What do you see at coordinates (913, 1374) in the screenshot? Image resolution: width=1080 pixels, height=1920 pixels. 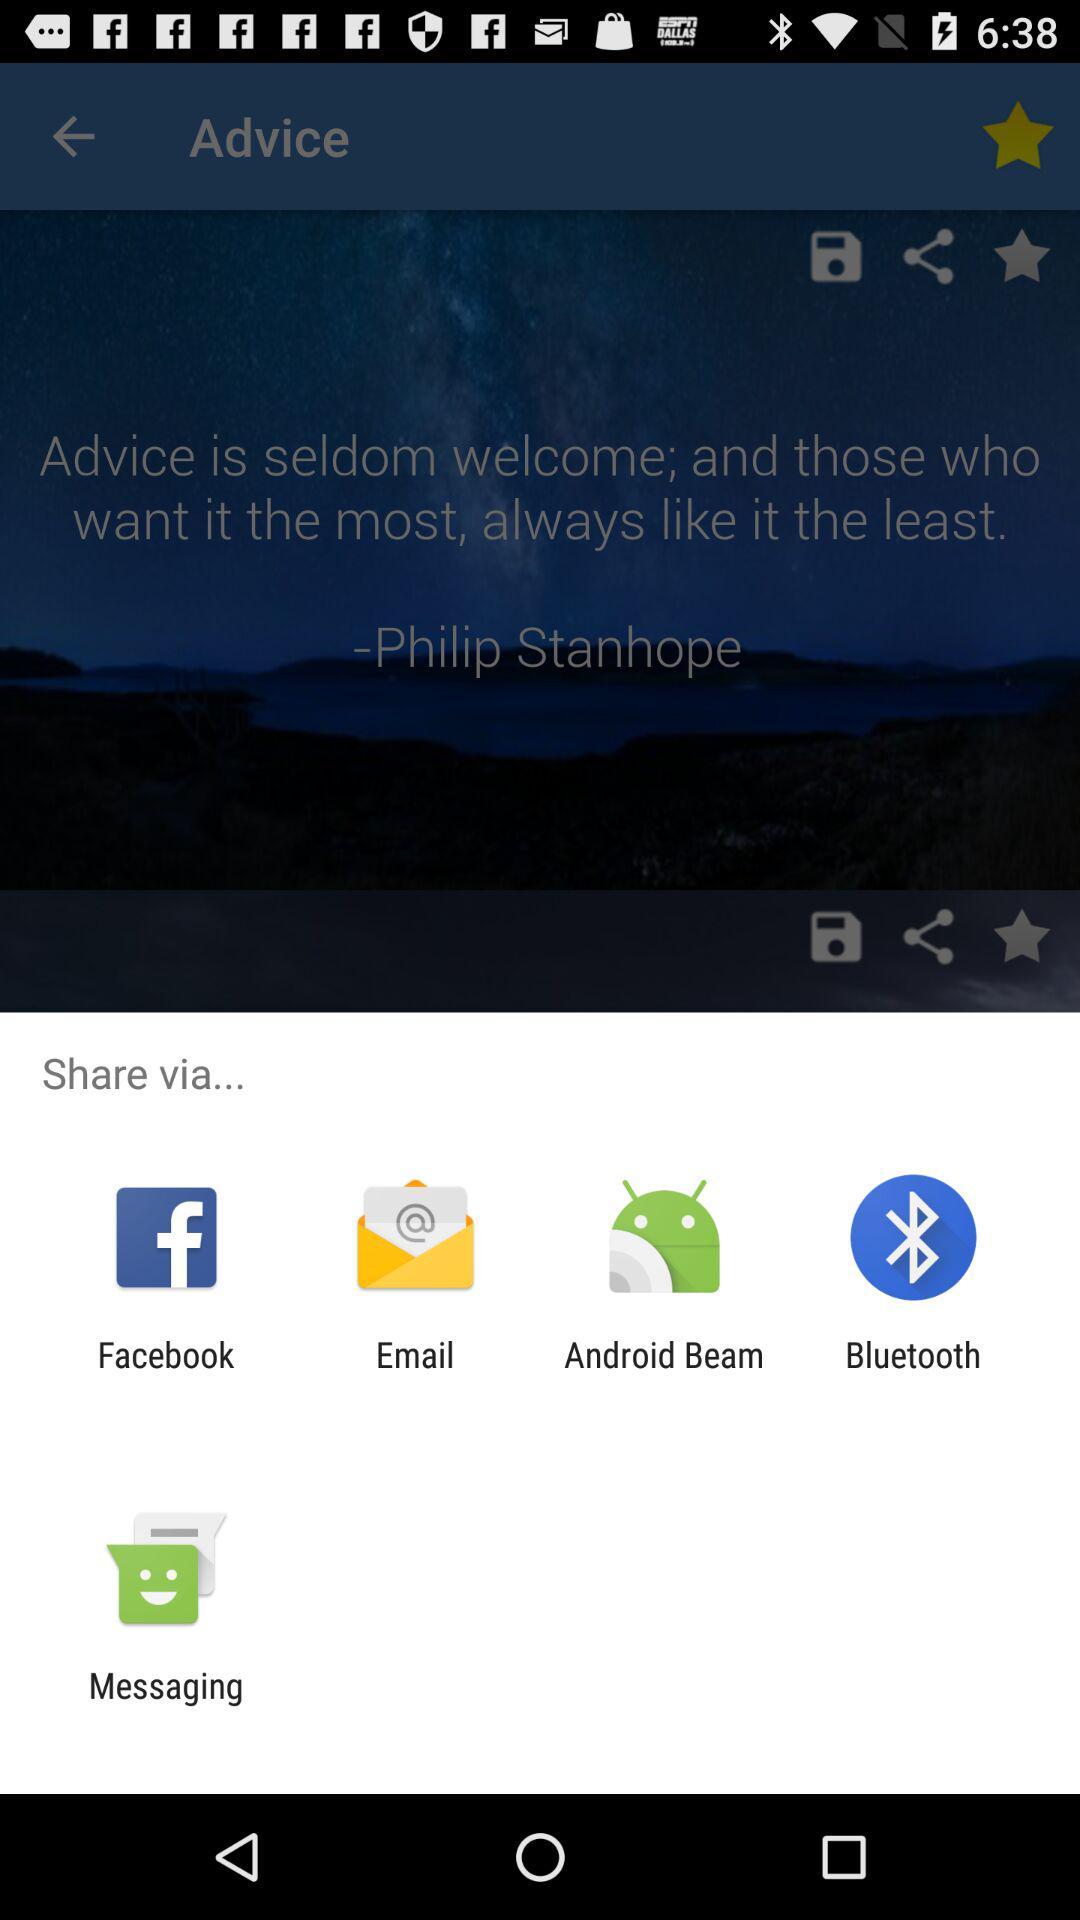 I see `item at the bottom right corner` at bounding box center [913, 1374].